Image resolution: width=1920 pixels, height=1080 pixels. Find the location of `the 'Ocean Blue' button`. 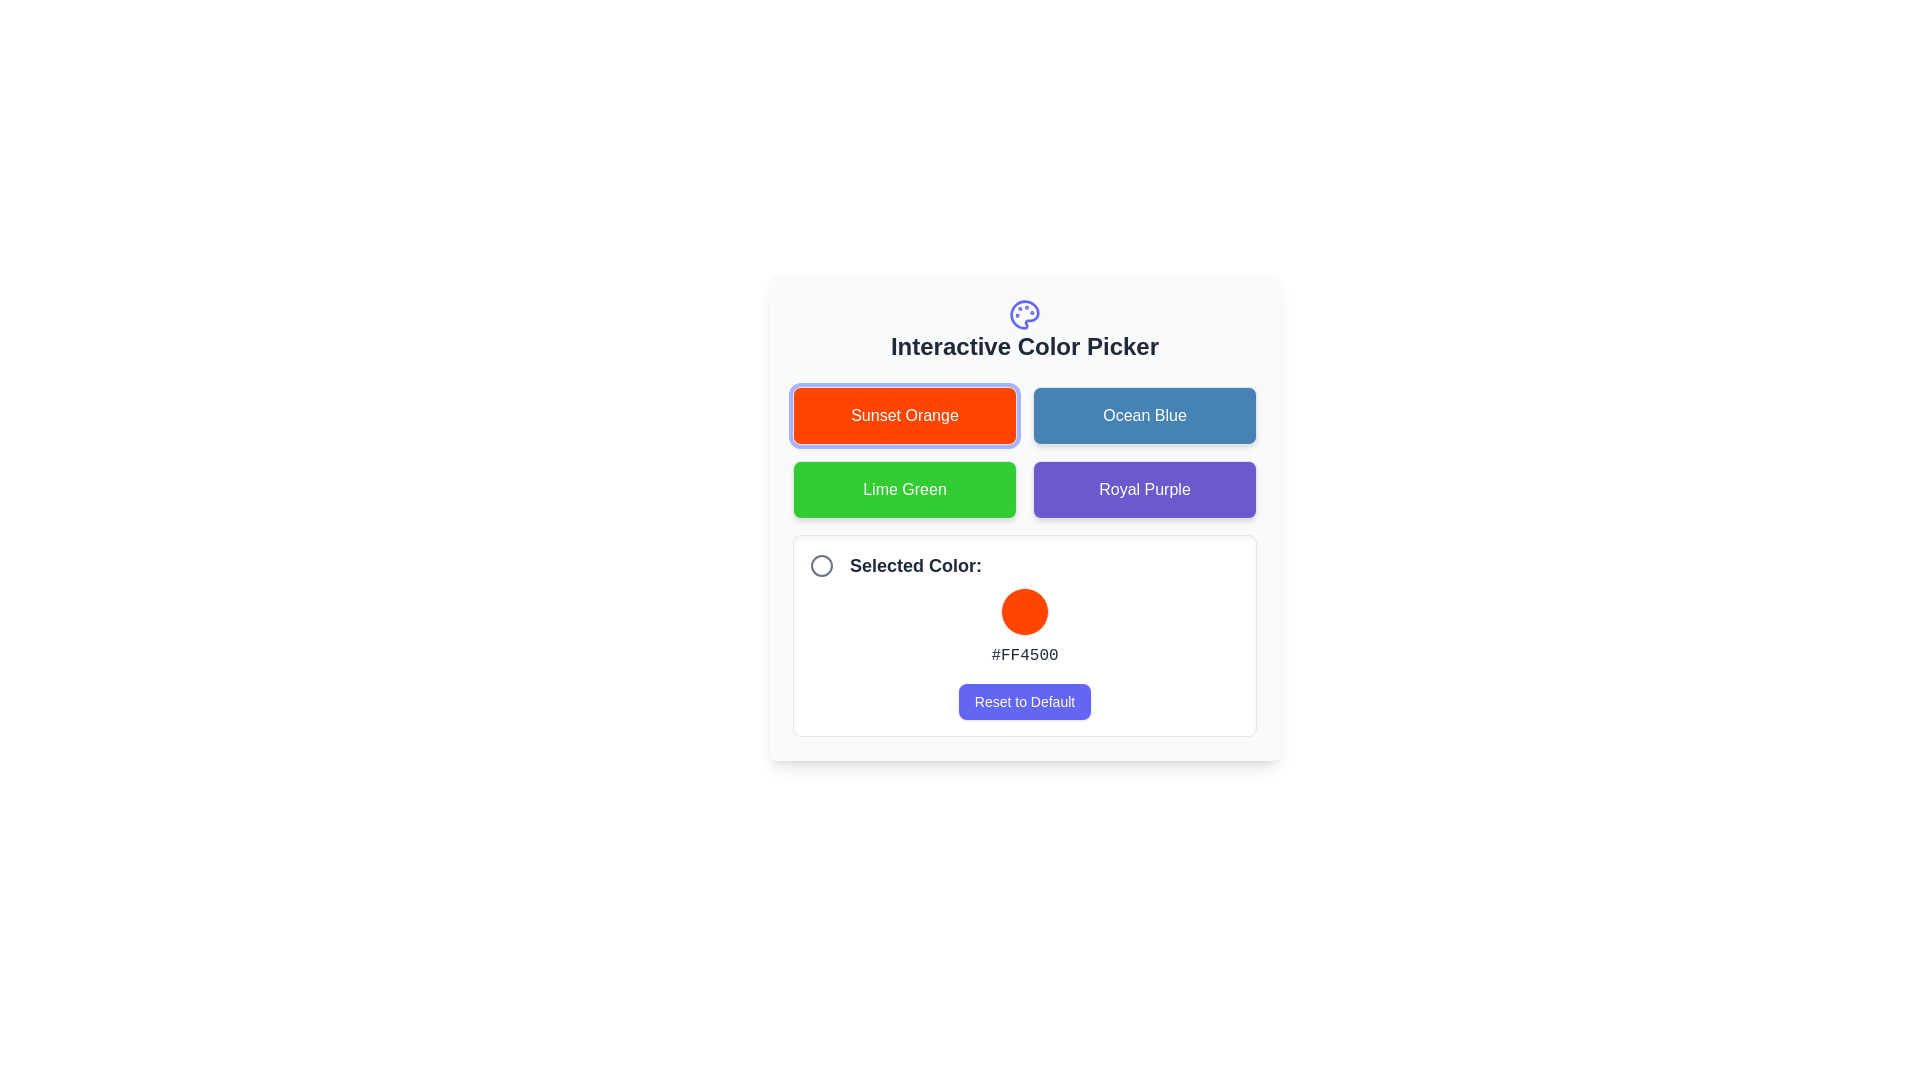

the 'Ocean Blue' button is located at coordinates (1145, 415).